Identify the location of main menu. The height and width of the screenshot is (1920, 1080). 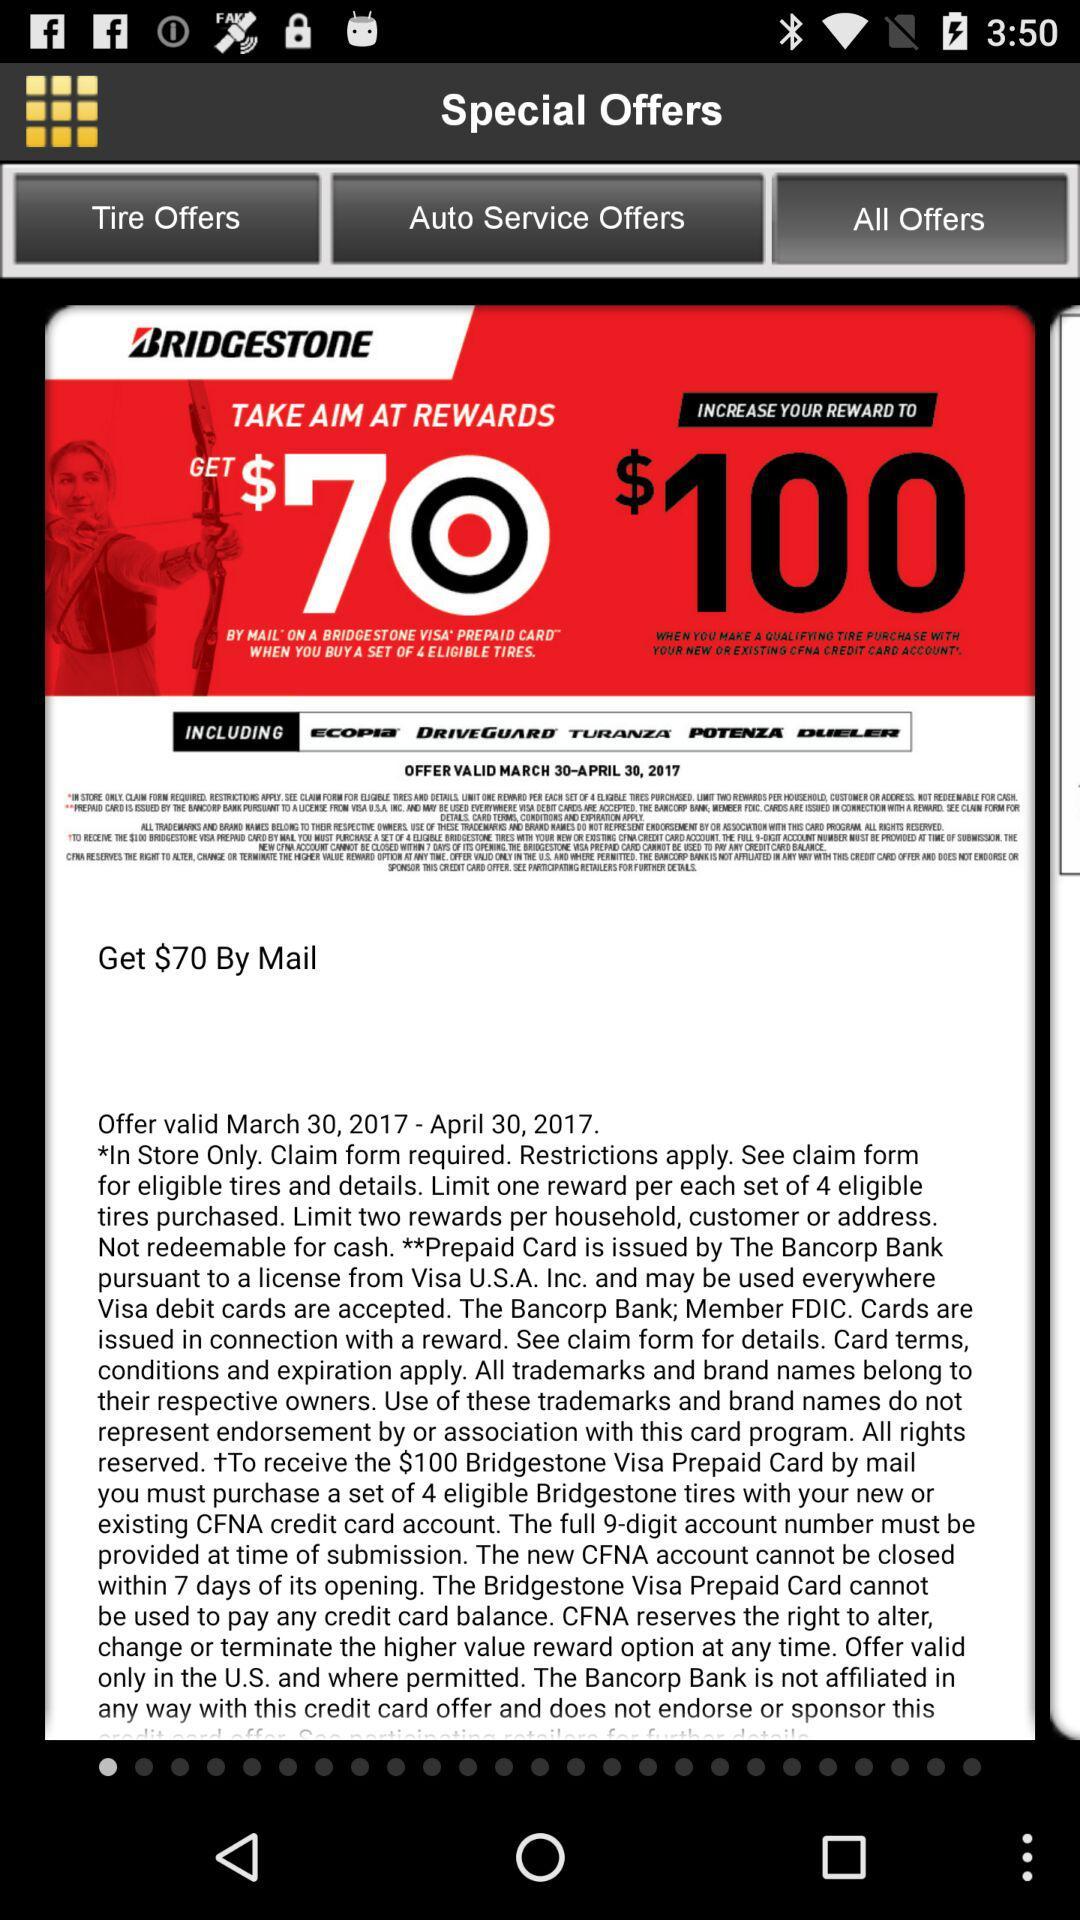
(60, 110).